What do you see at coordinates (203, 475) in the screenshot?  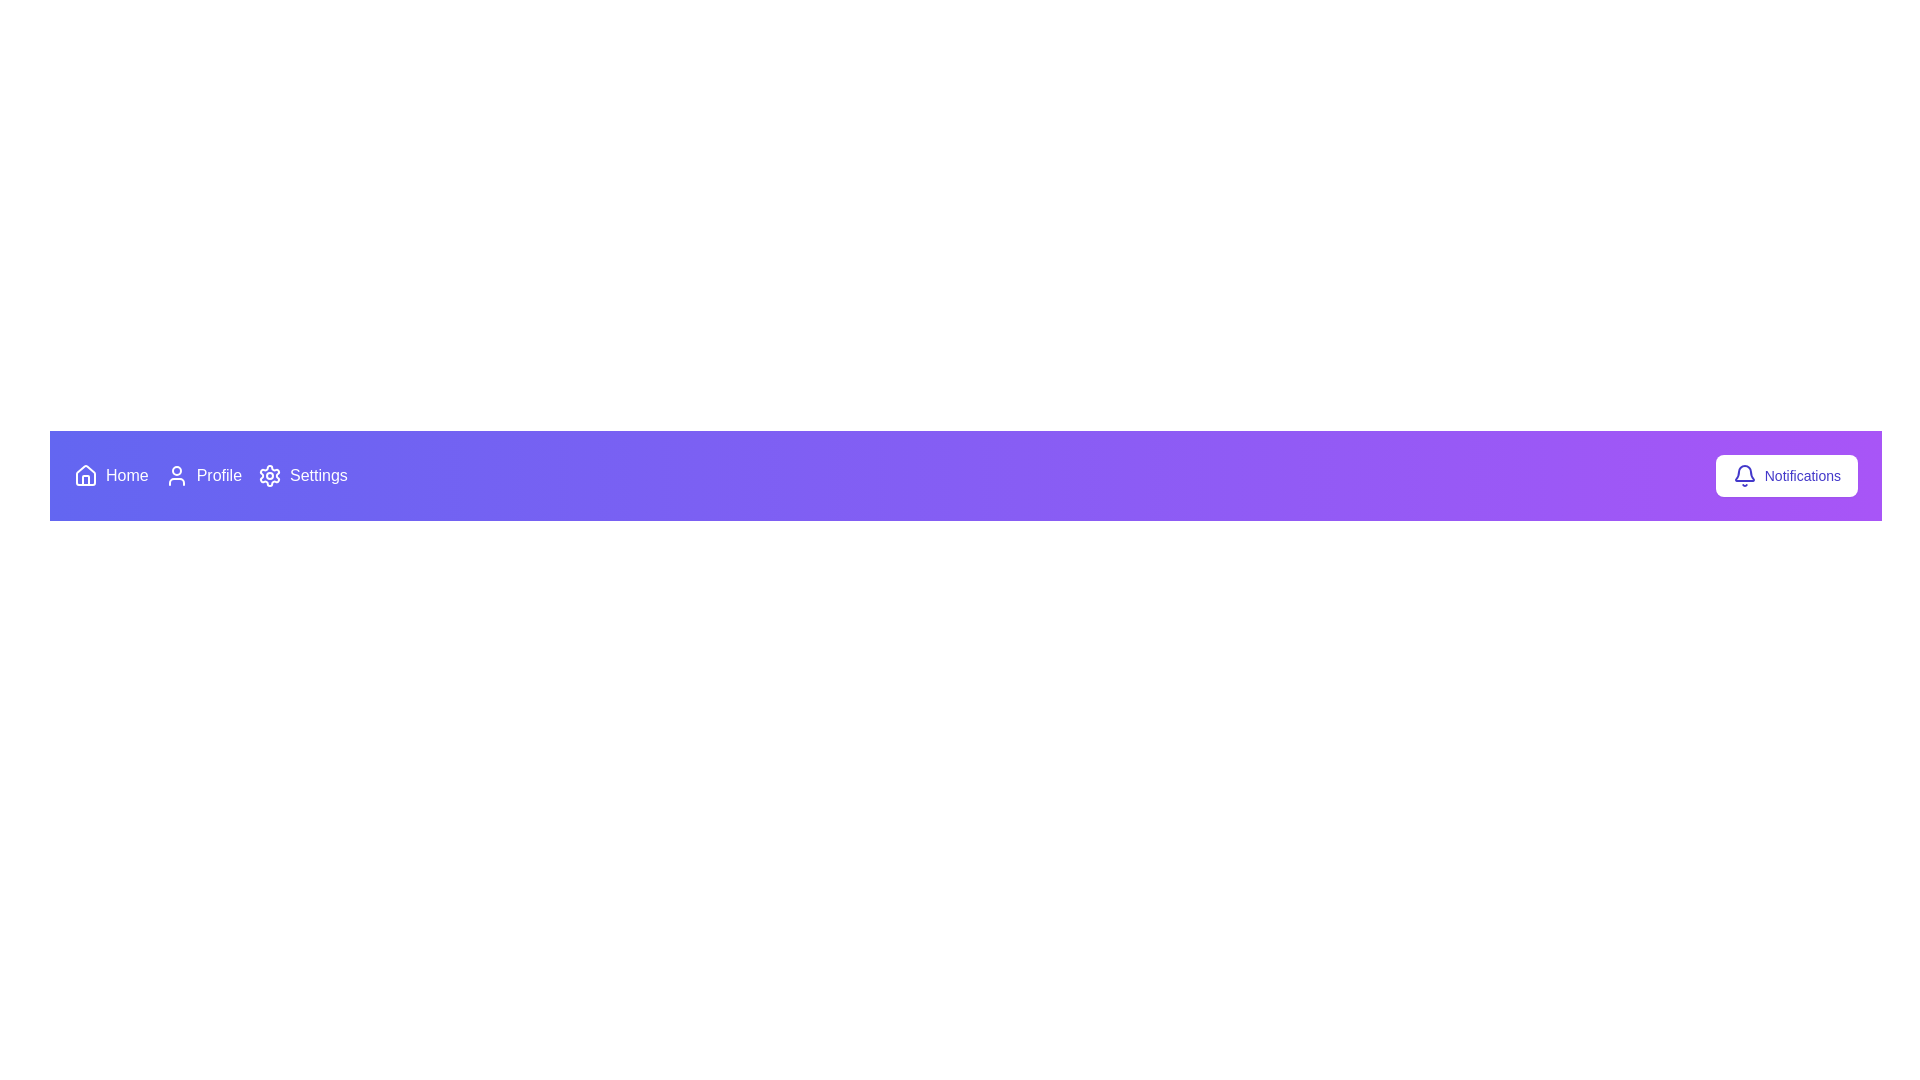 I see `the 'Profile' button, which features a user silhouette icon and is located in the navigation bar between 'Home' and 'Settings'` at bounding box center [203, 475].